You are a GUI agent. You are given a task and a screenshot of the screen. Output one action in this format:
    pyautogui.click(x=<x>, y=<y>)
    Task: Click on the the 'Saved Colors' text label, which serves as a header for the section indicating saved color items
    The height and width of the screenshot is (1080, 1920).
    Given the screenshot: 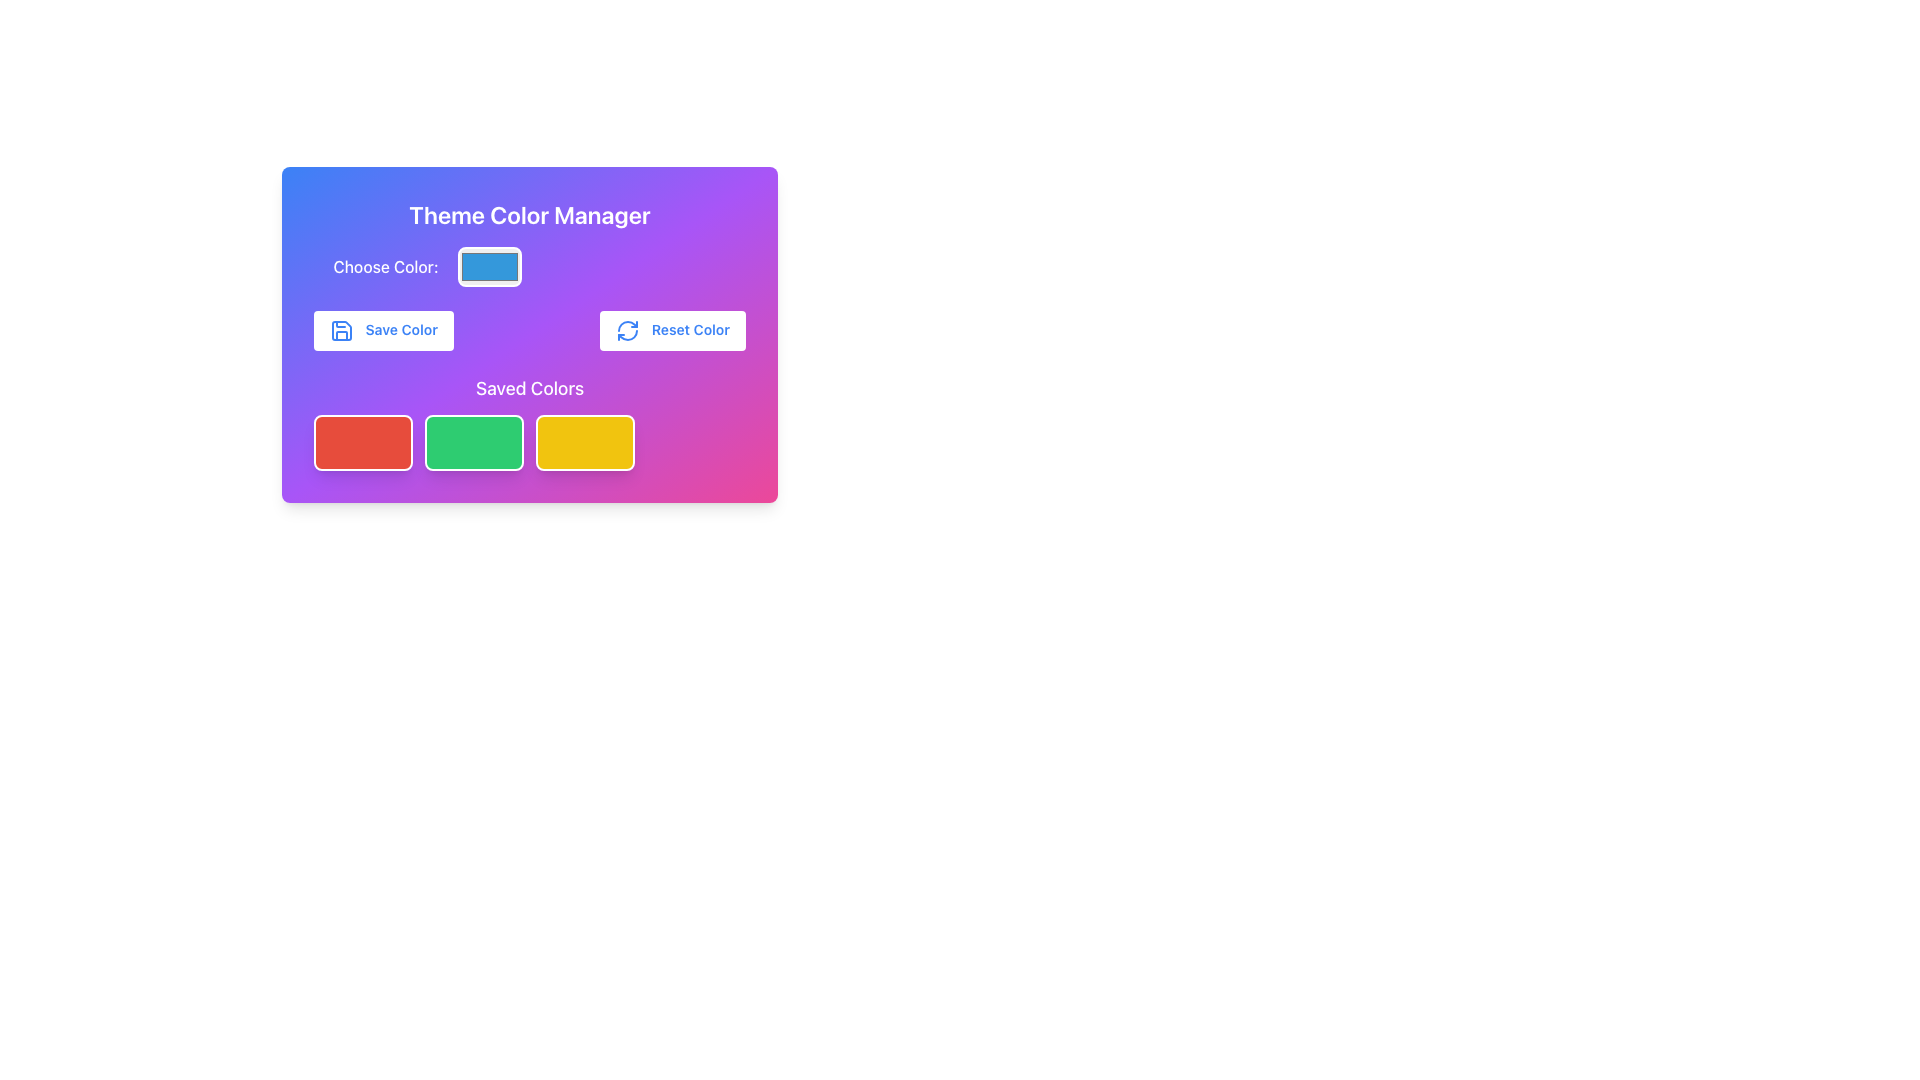 What is the action you would take?
    pyautogui.click(x=529, y=389)
    